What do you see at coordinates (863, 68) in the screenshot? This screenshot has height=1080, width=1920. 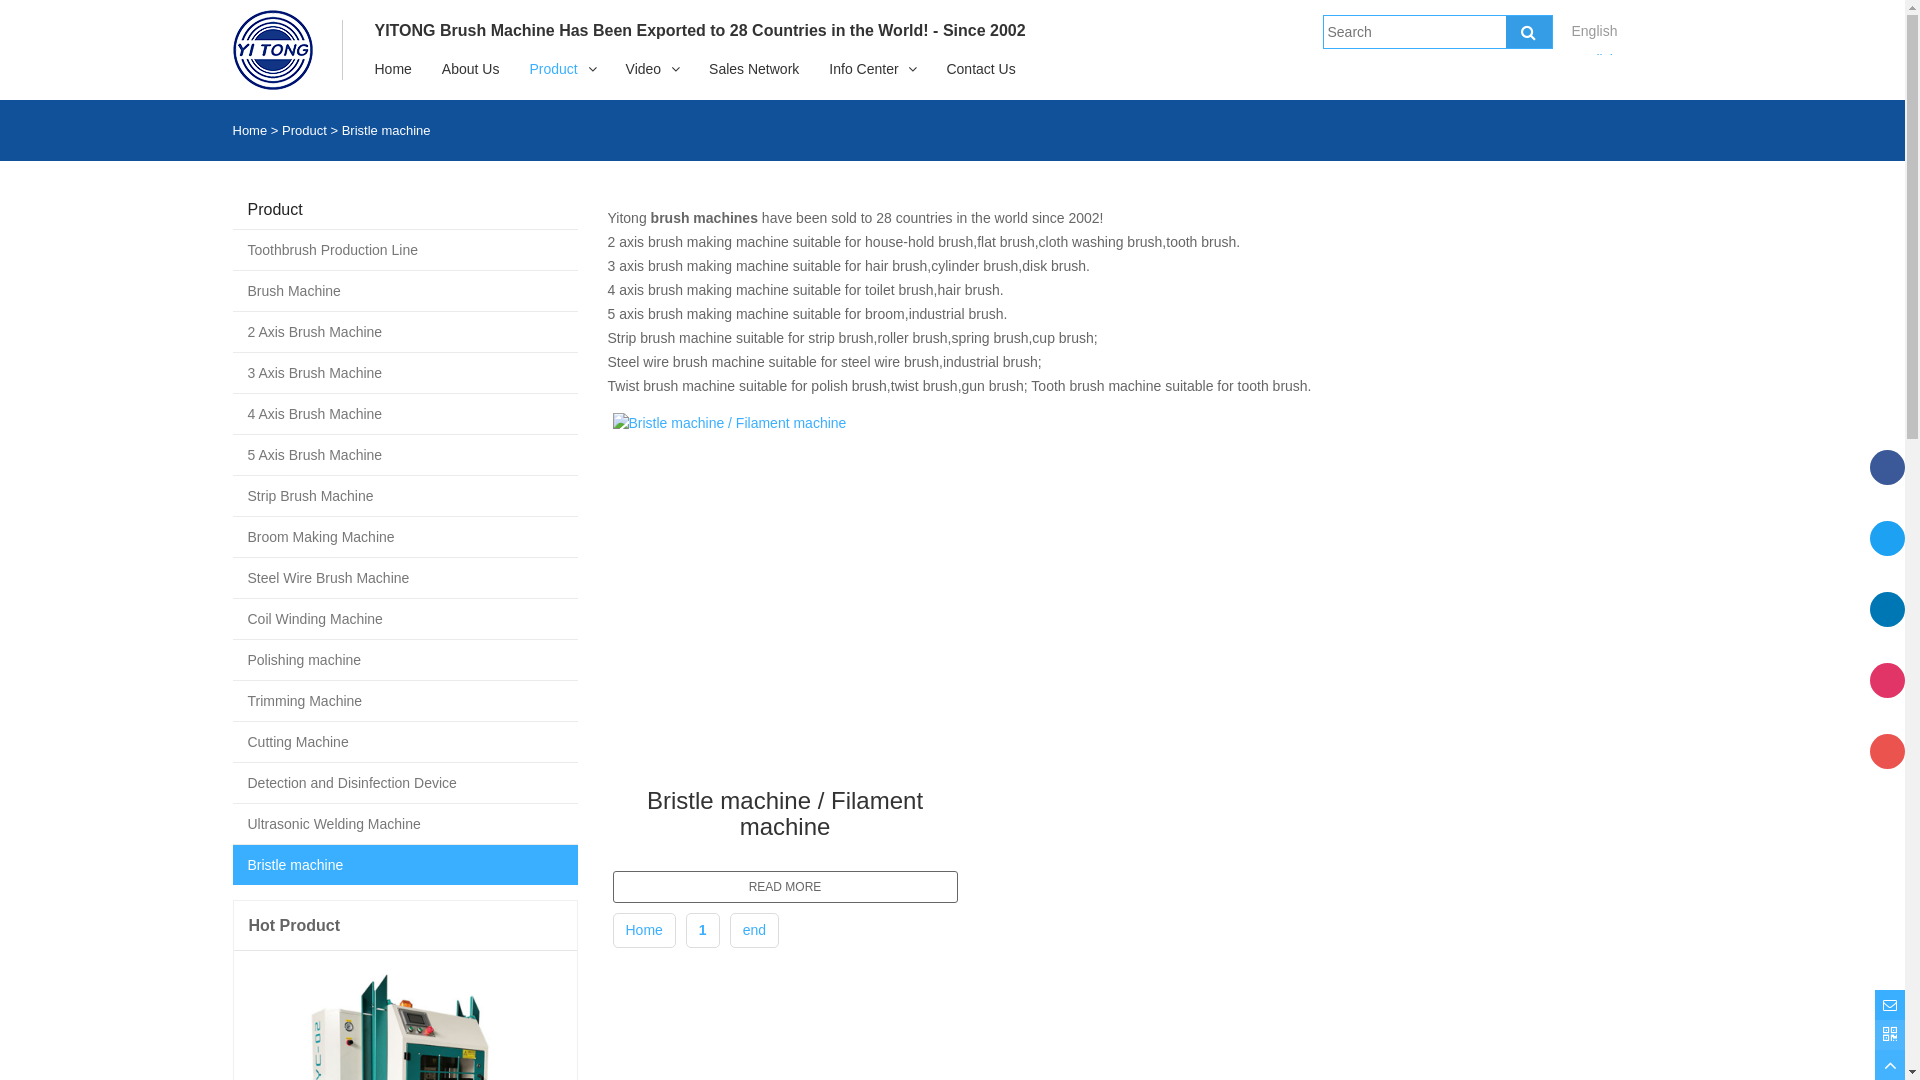 I see `'Info Center'` at bounding box center [863, 68].